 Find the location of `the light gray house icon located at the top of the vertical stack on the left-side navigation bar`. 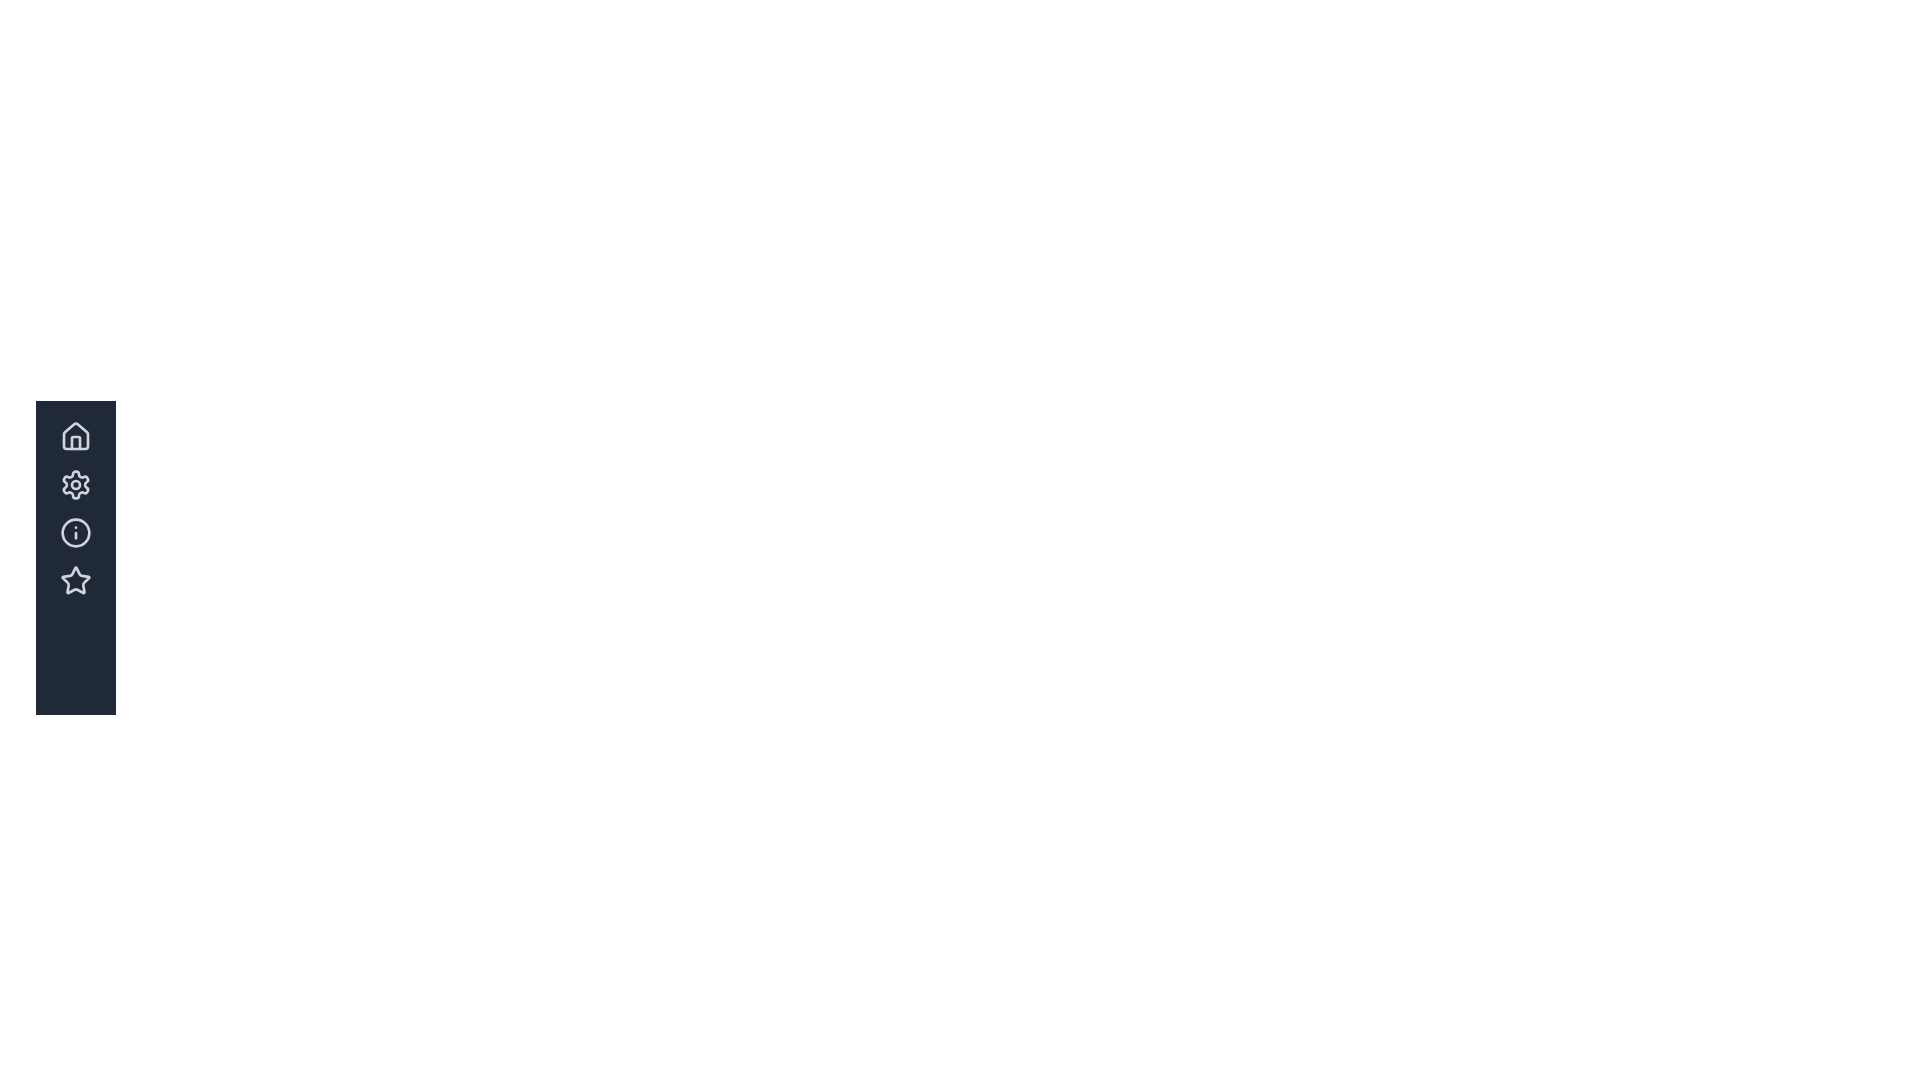

the light gray house icon located at the top of the vertical stack on the left-side navigation bar is located at coordinates (76, 435).